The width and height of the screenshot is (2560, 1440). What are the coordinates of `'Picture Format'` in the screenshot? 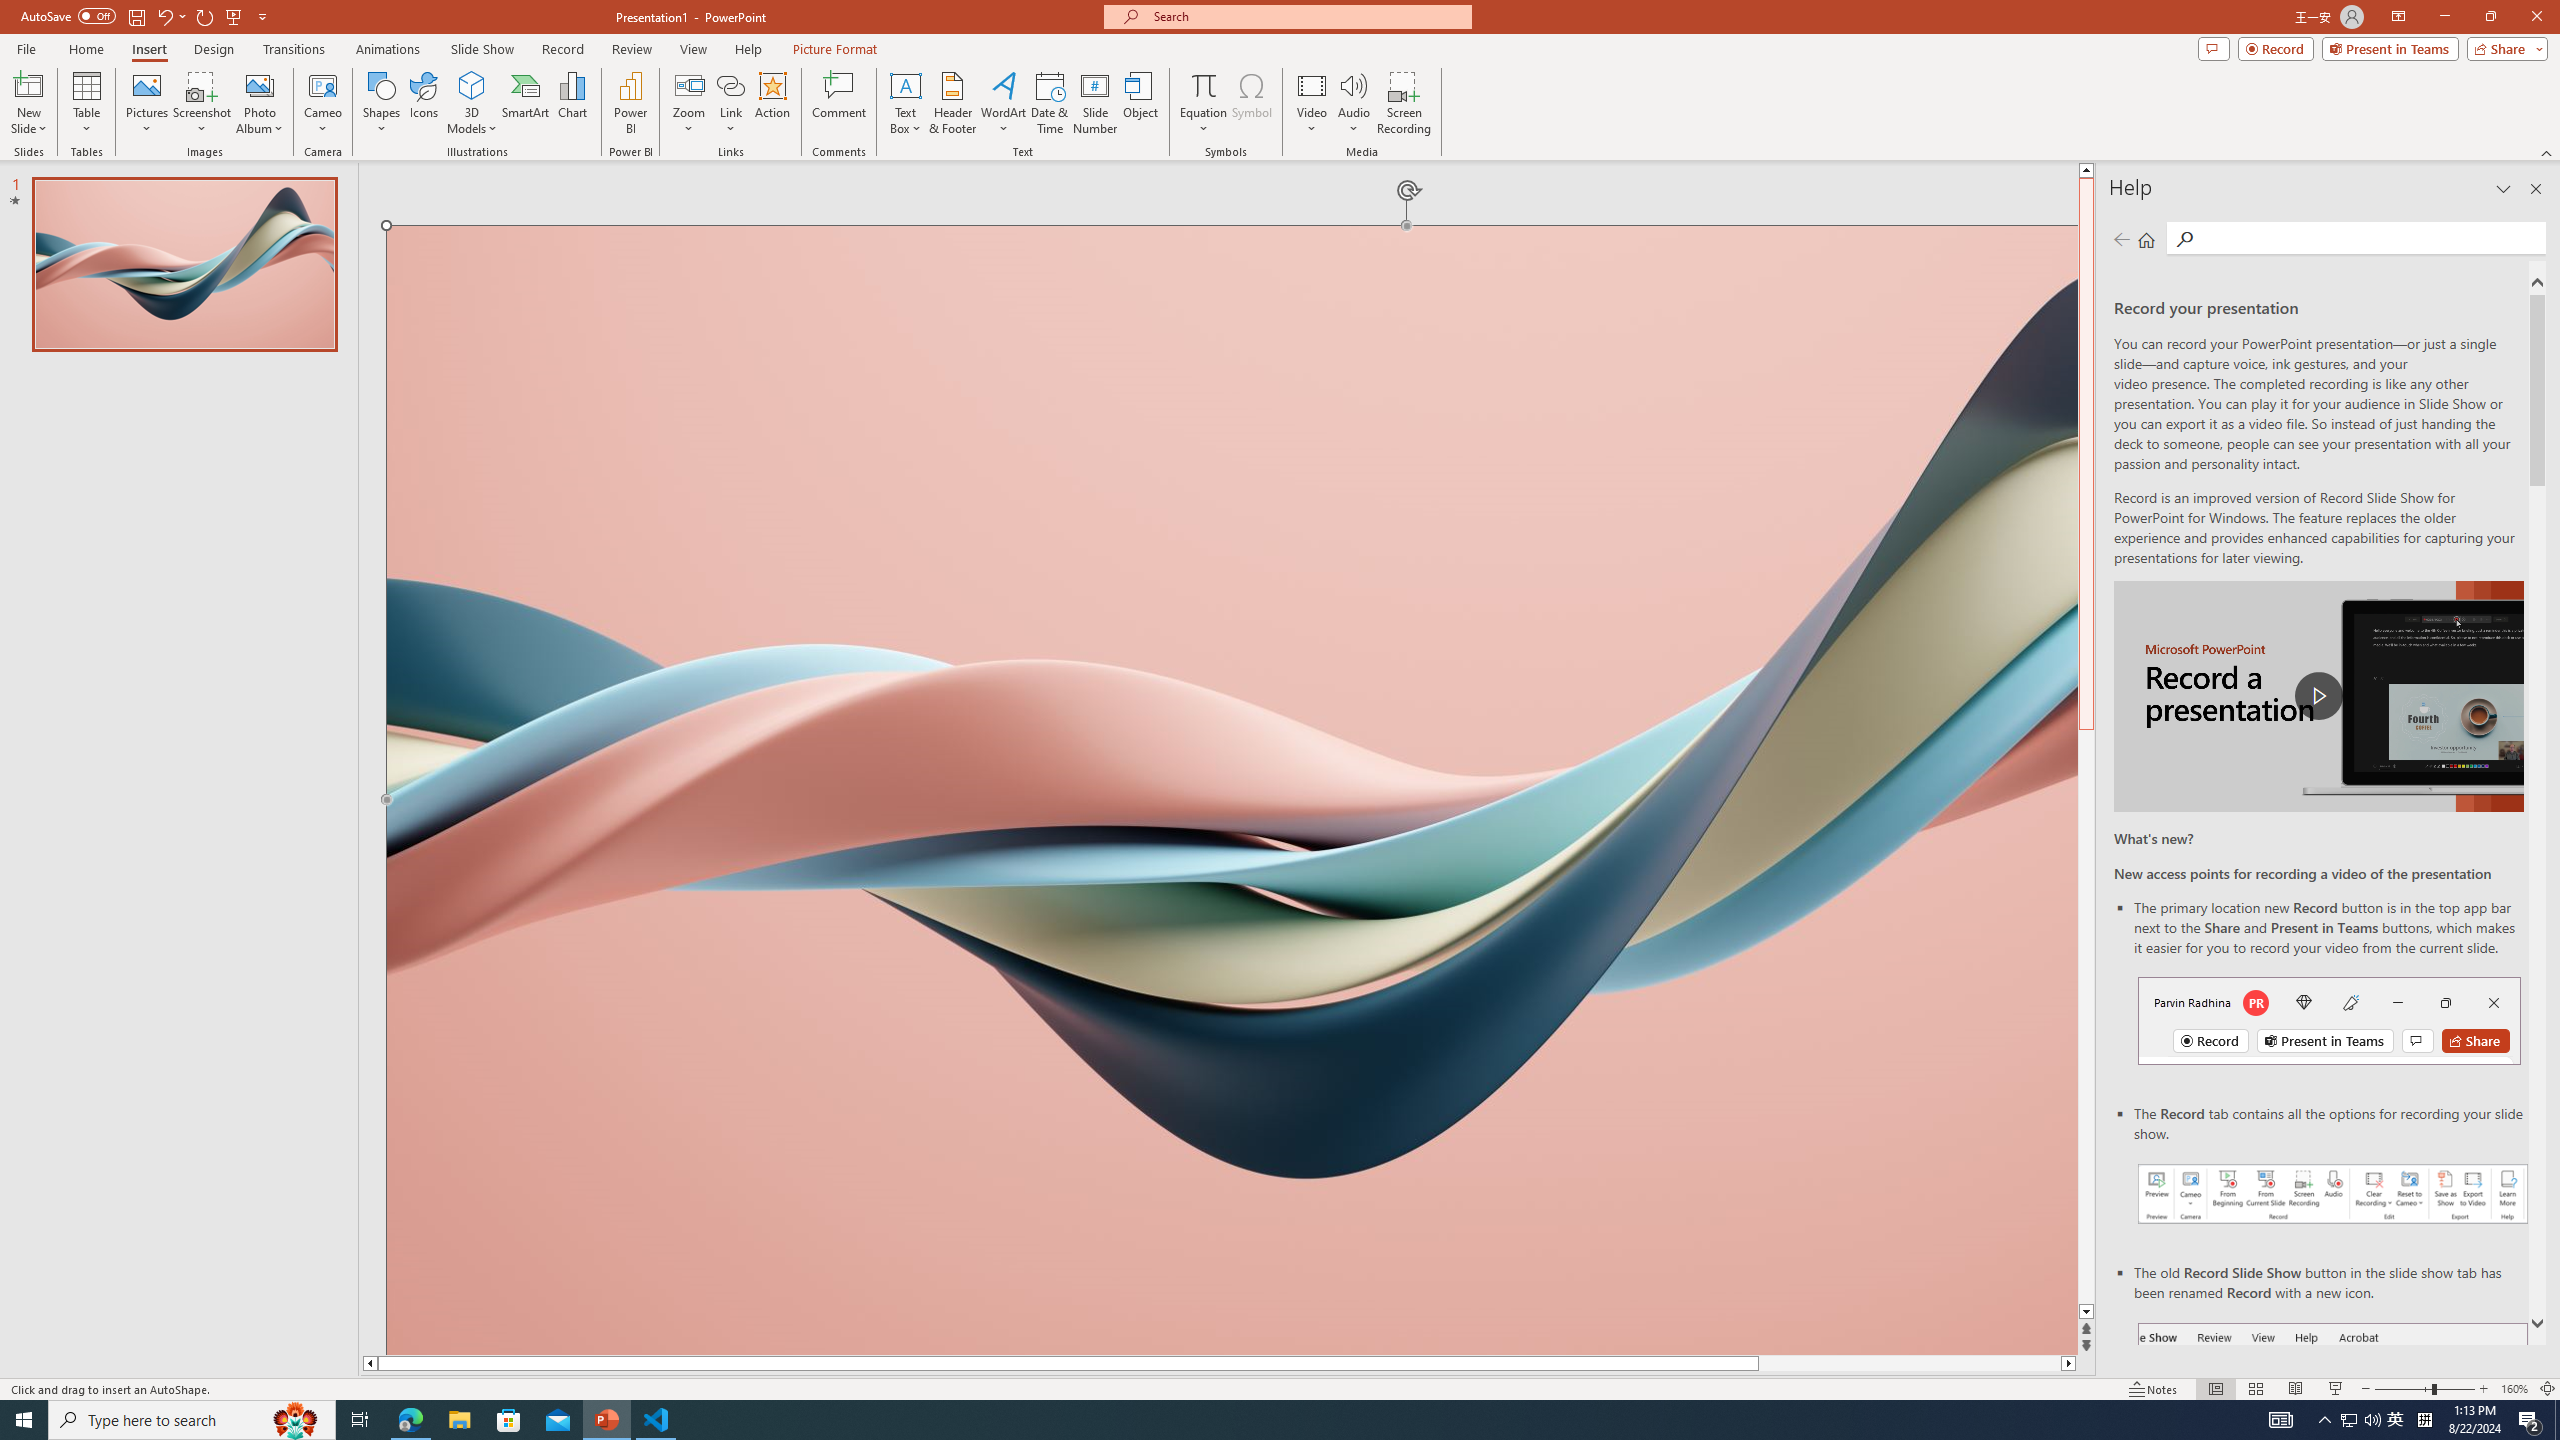 It's located at (835, 49).